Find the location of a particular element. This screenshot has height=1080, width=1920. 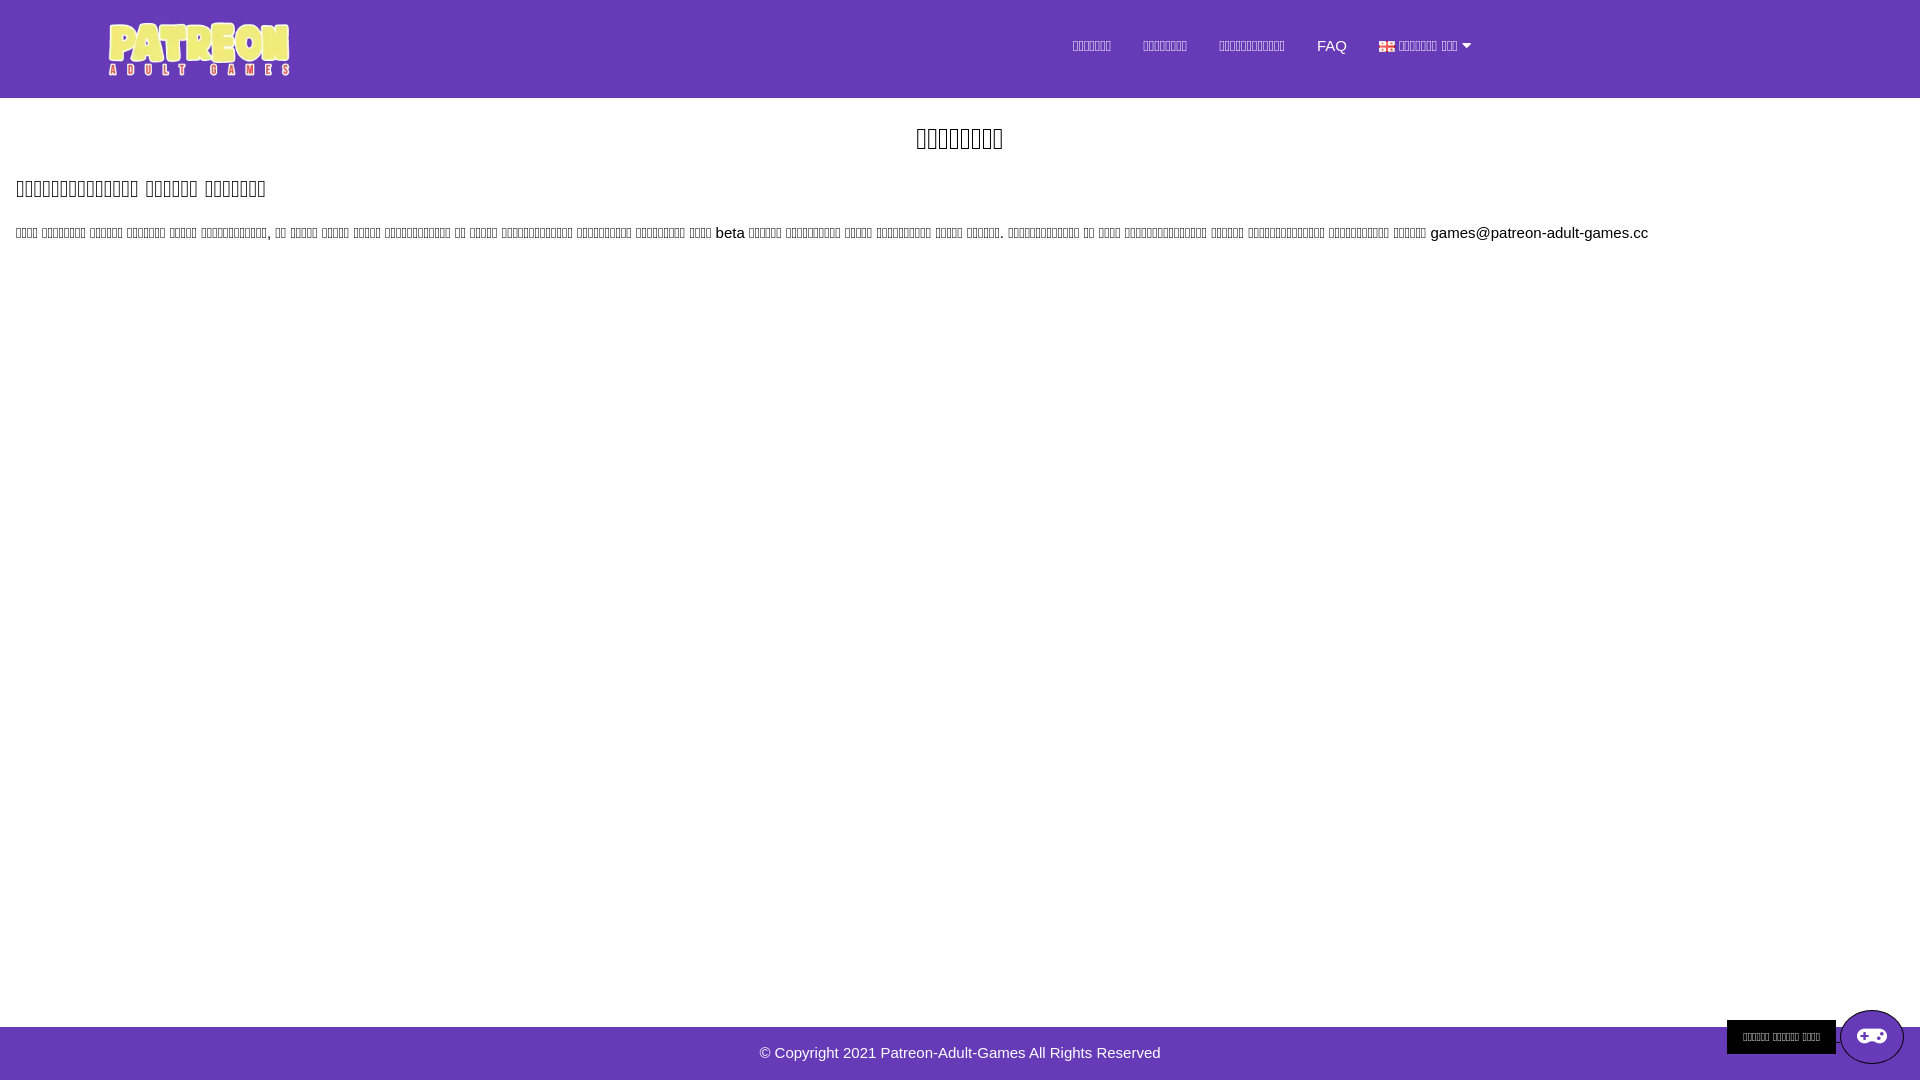

'FAQ' is located at coordinates (1300, 45).